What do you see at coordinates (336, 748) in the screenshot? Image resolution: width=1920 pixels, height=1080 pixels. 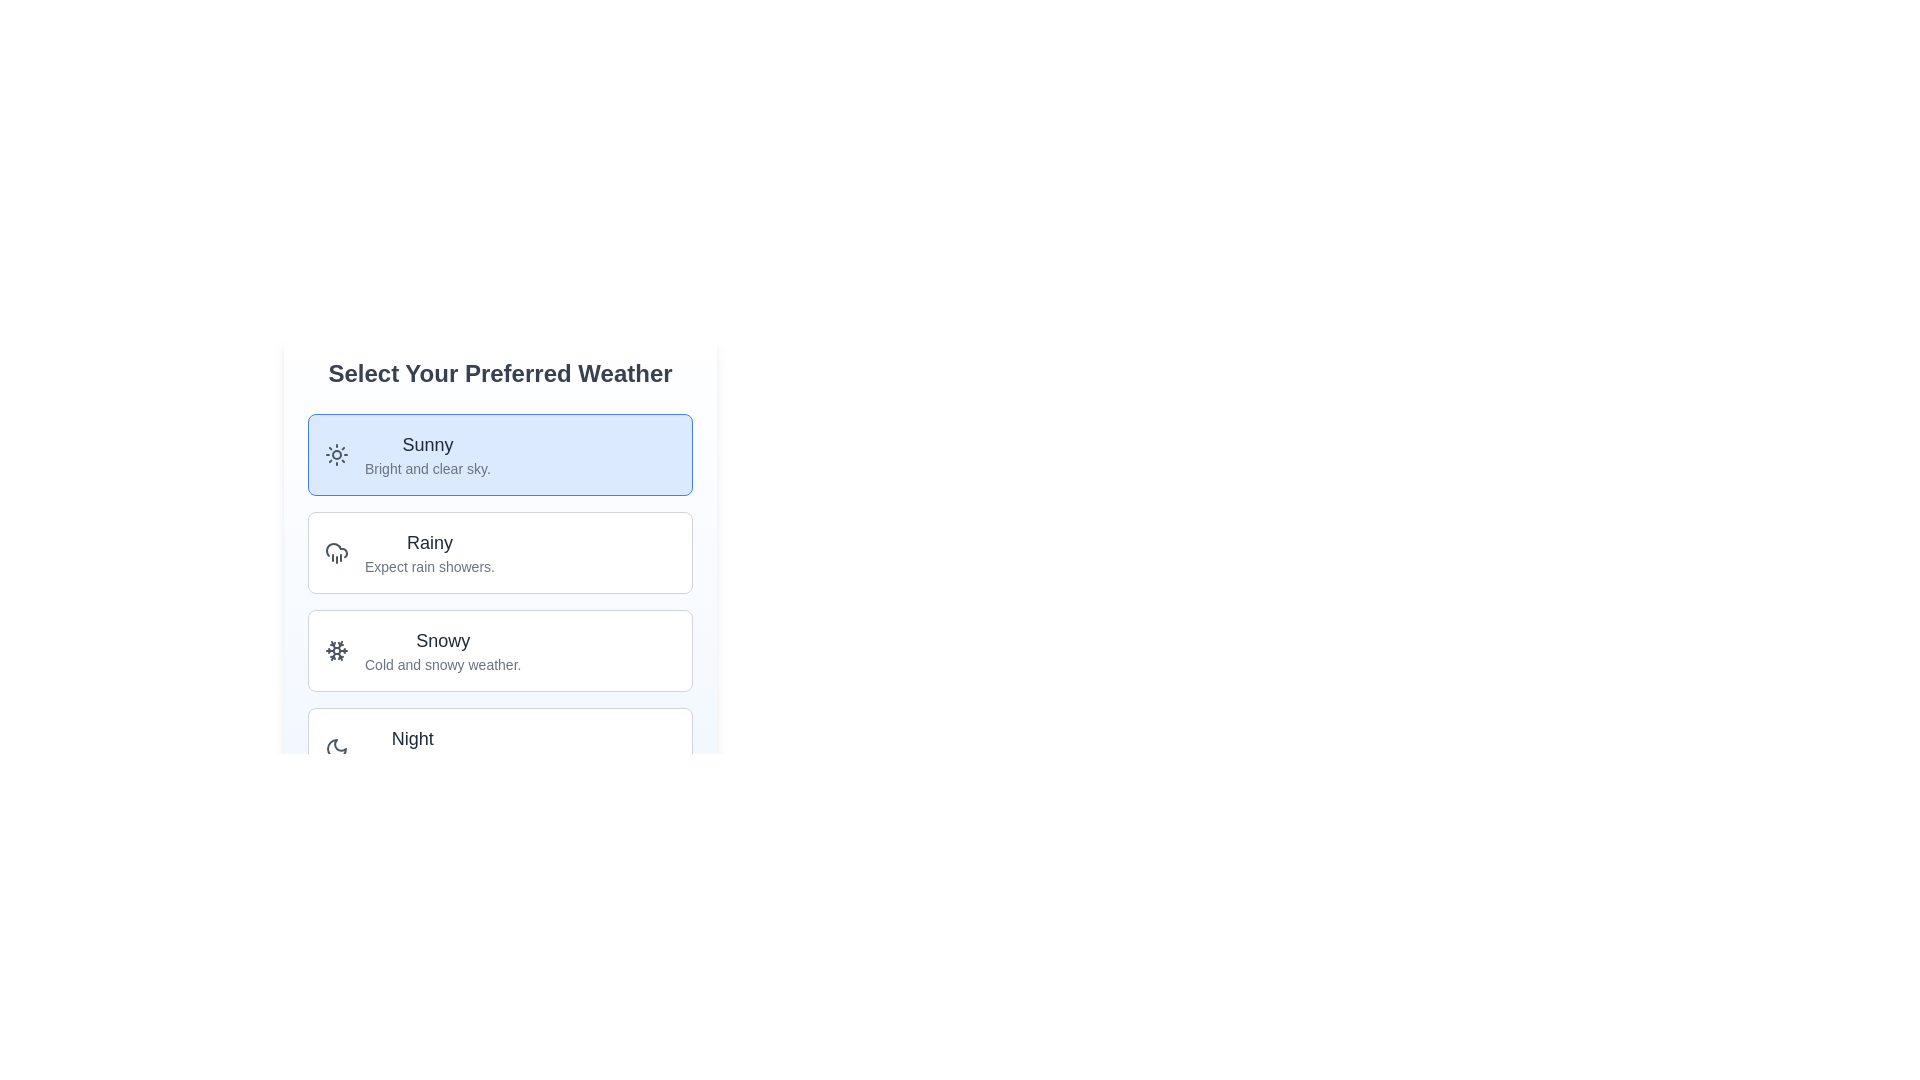 I see `the moon icon located in the leftmost part of the 'Night' card in the 'Select Your Preferred Weather' list` at bounding box center [336, 748].